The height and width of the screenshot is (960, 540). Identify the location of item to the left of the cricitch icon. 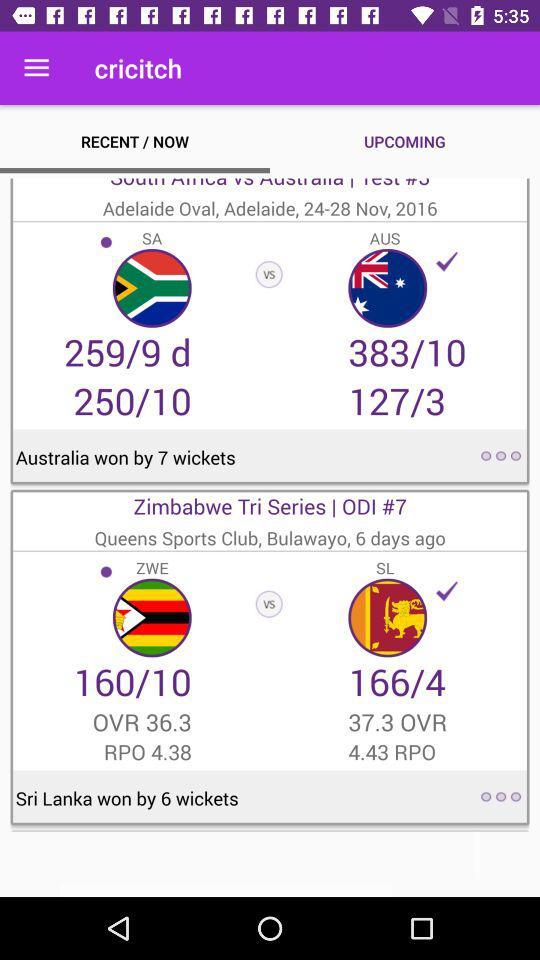
(36, 68).